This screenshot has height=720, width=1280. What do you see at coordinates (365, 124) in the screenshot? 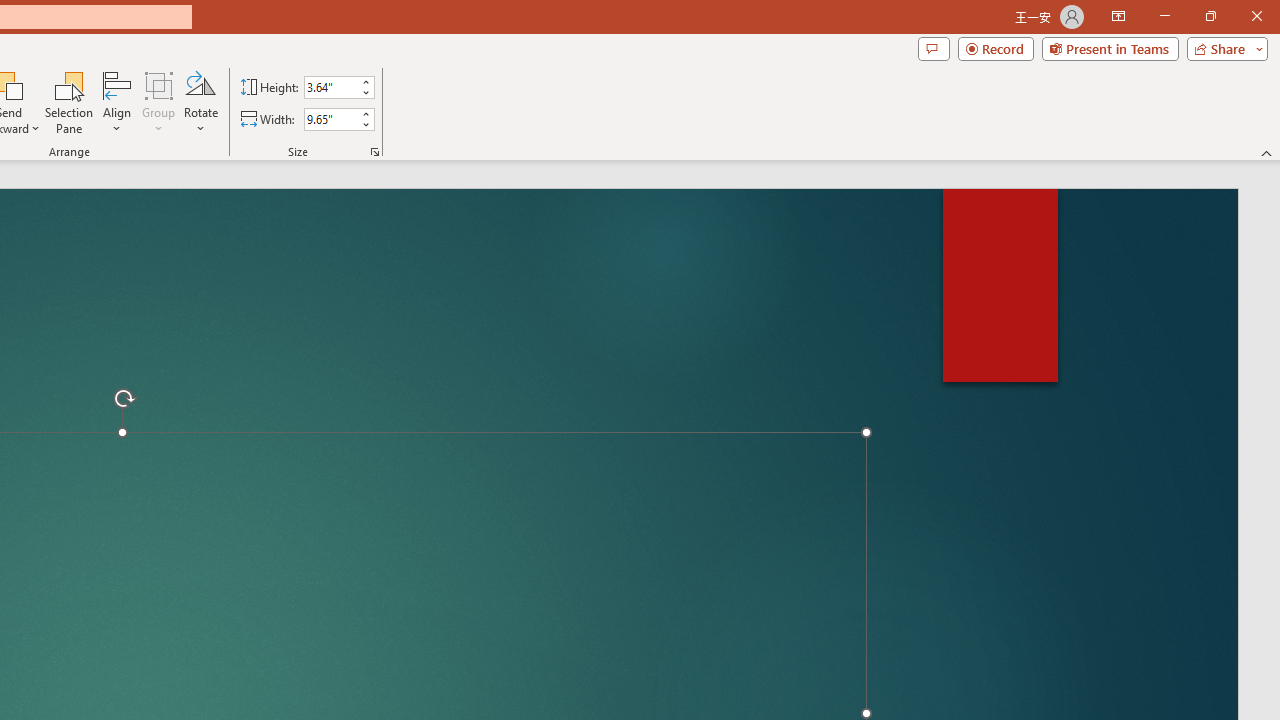
I see `'Less'` at bounding box center [365, 124].